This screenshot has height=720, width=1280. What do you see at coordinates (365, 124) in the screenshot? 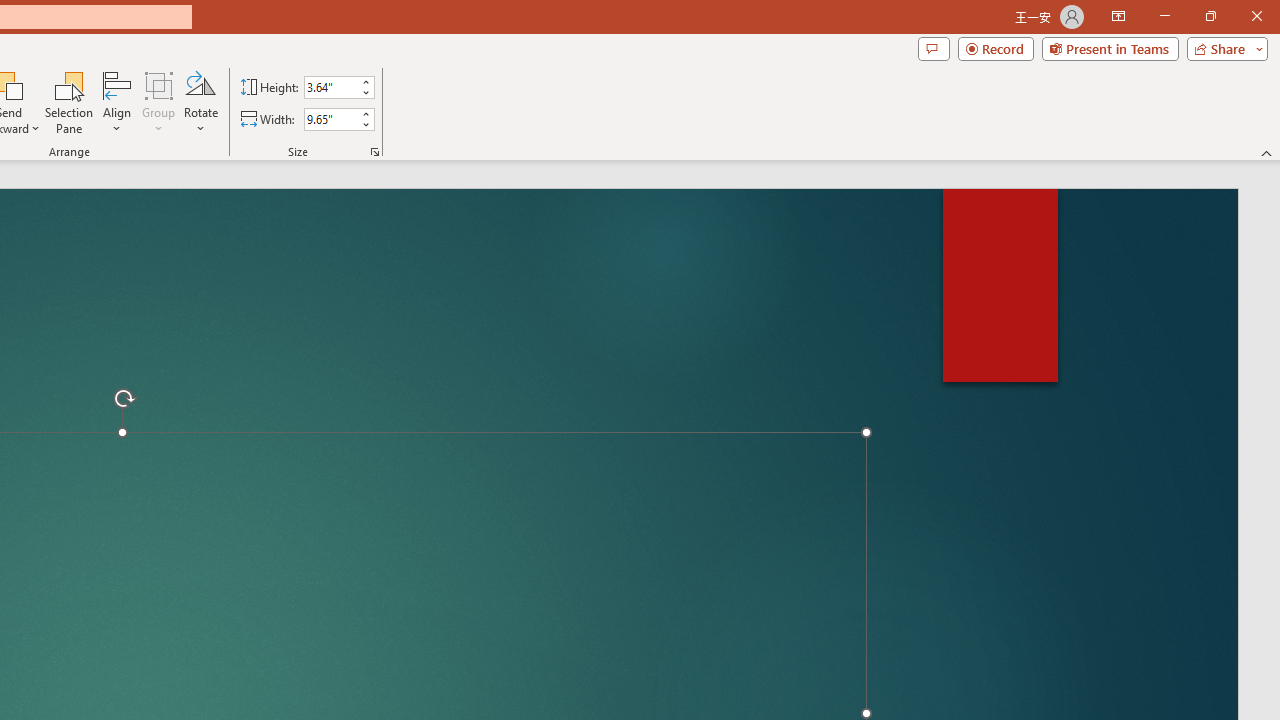
I see `'Less'` at bounding box center [365, 124].